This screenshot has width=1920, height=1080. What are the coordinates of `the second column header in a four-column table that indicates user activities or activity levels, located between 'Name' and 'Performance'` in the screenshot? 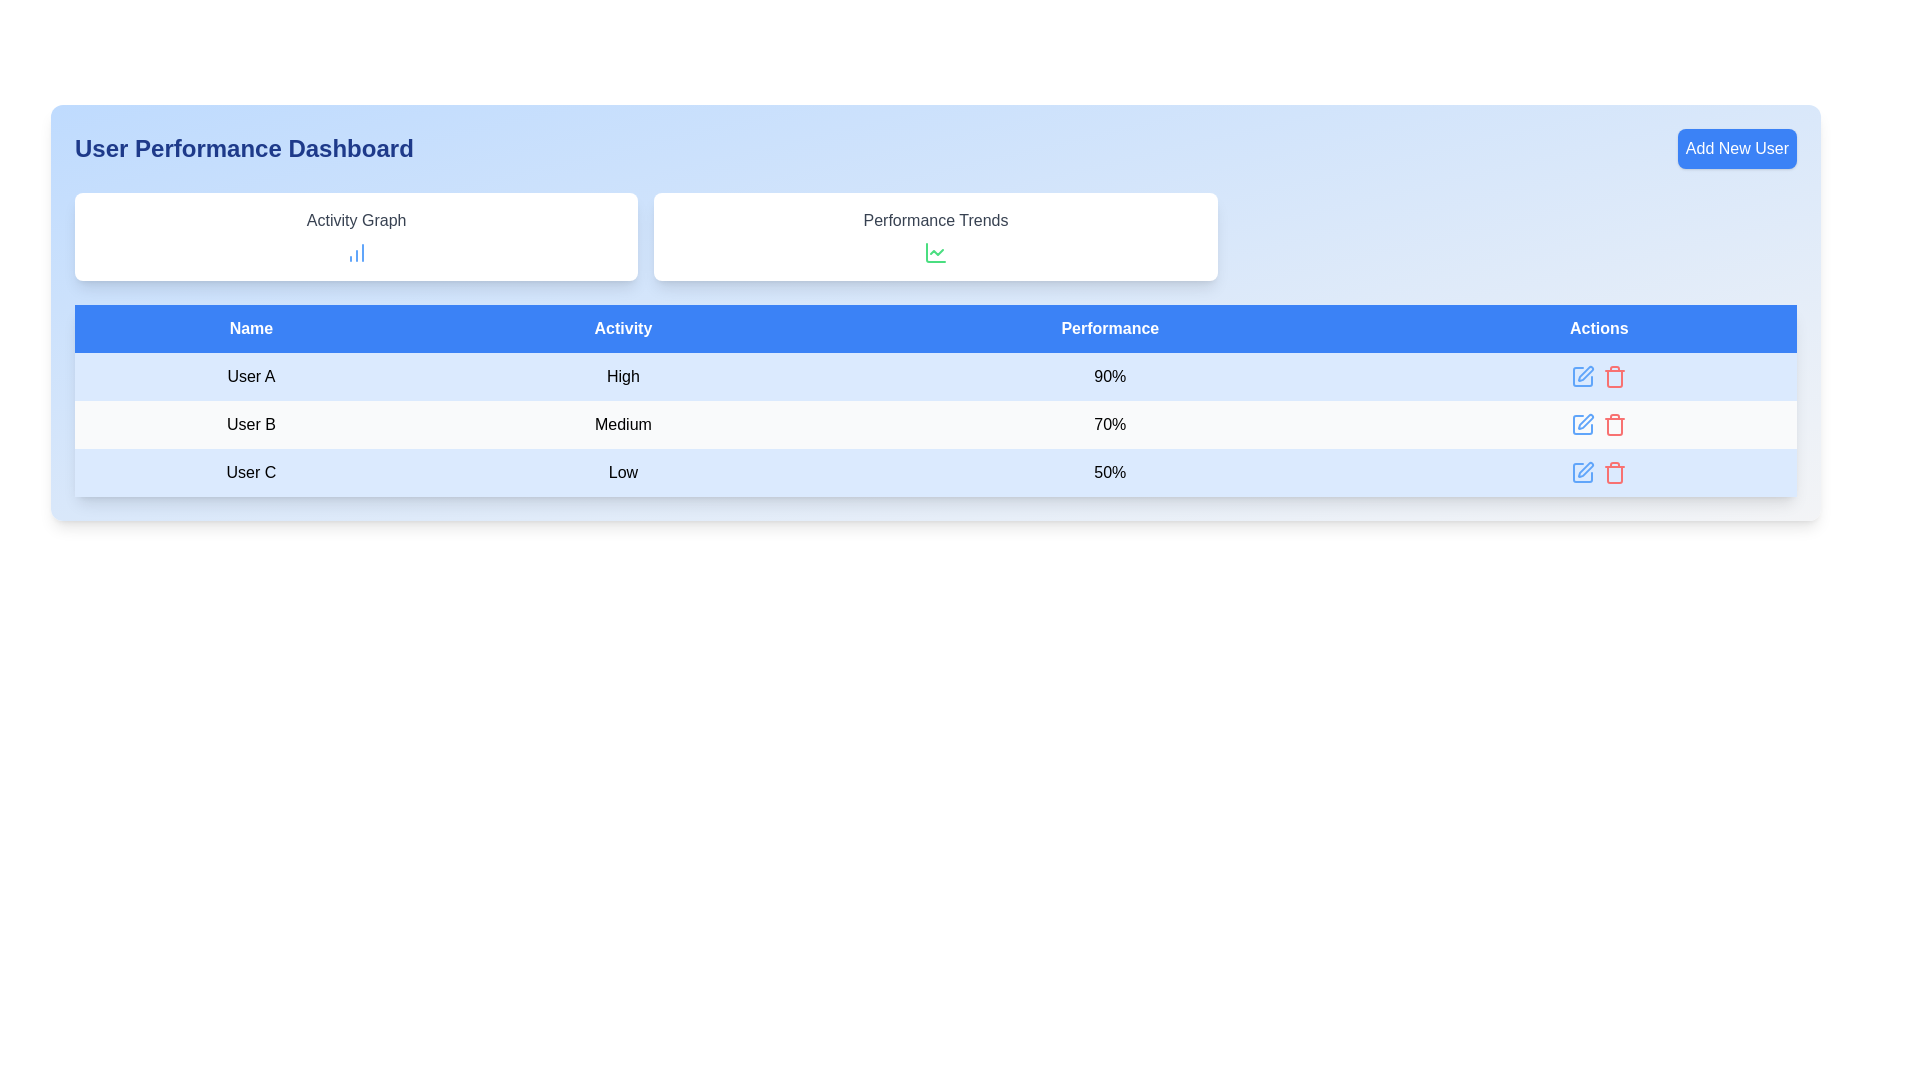 It's located at (622, 327).